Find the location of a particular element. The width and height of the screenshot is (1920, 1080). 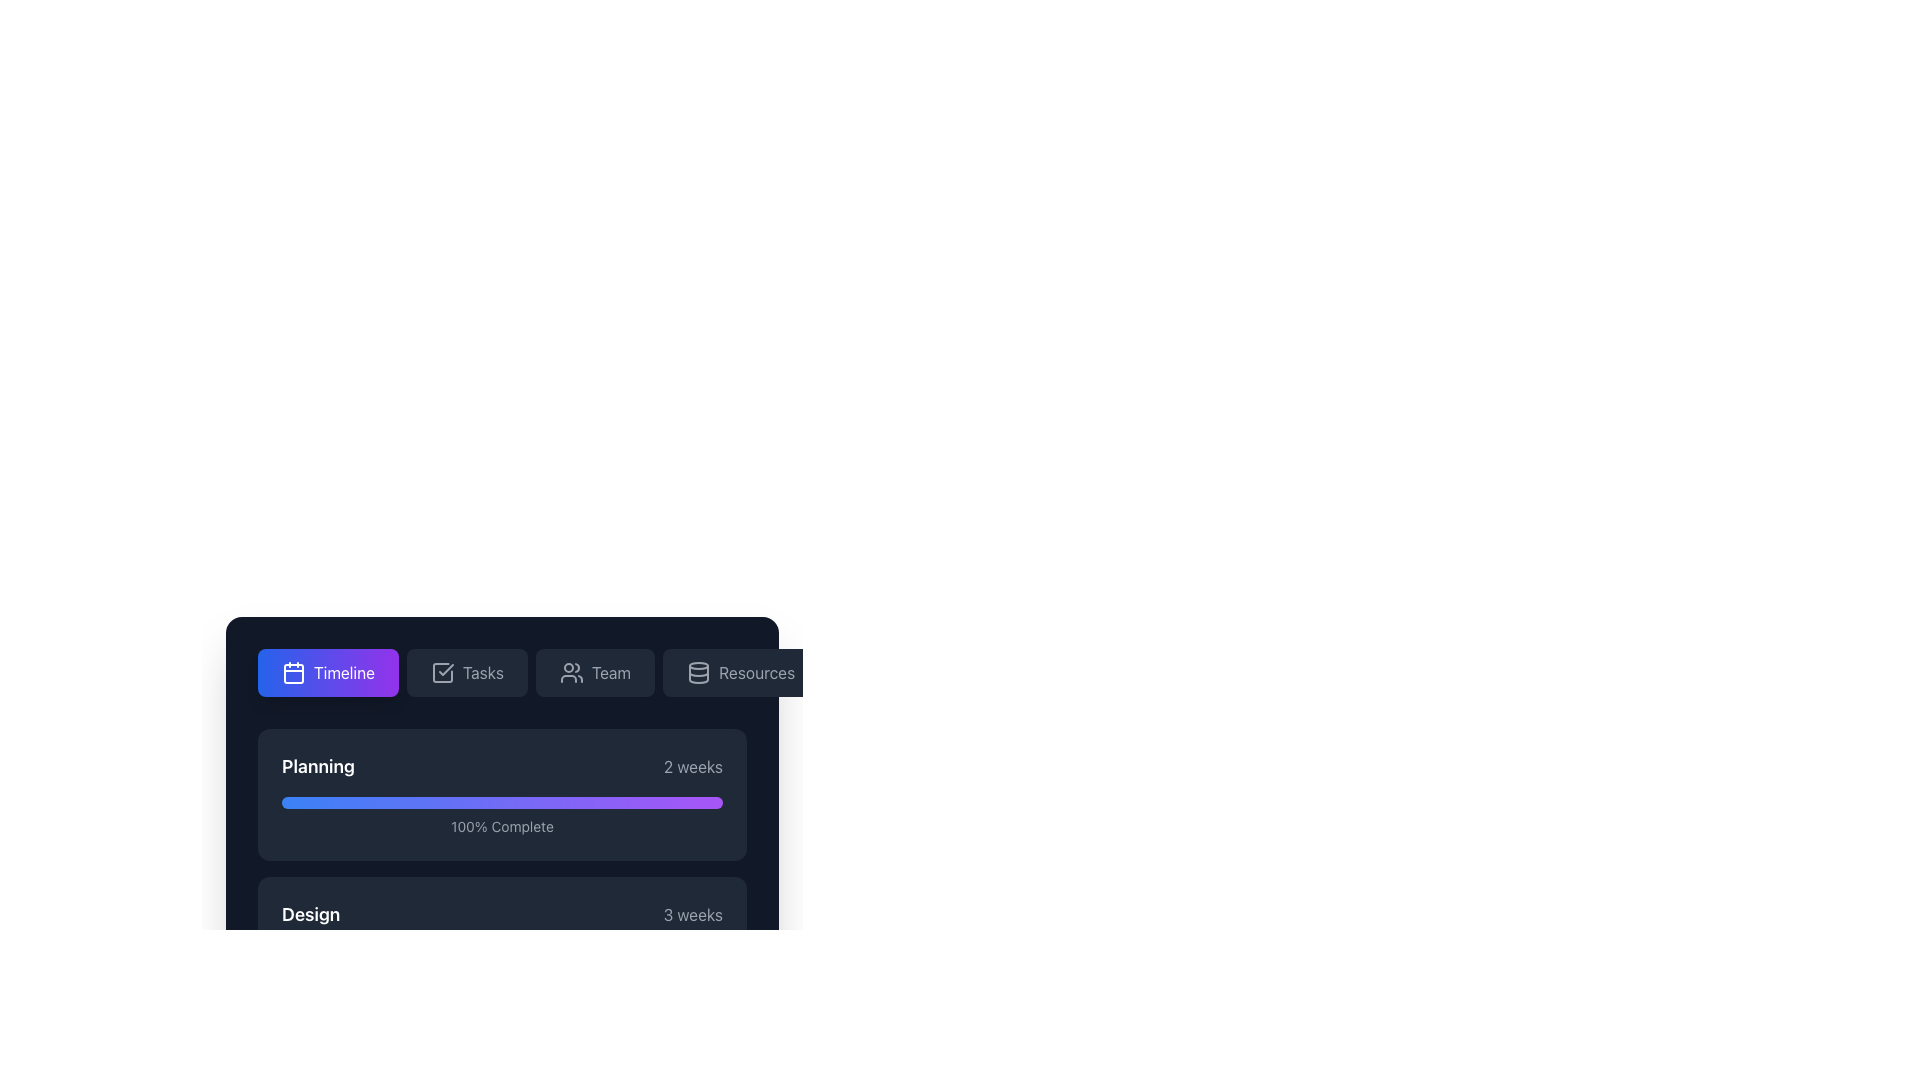

the textual display element that shows 'Development' on the left and '6 weeks' on the right, which is styled with distinct sizes and colors to indicate a hierarchy is located at coordinates (502, 1062).